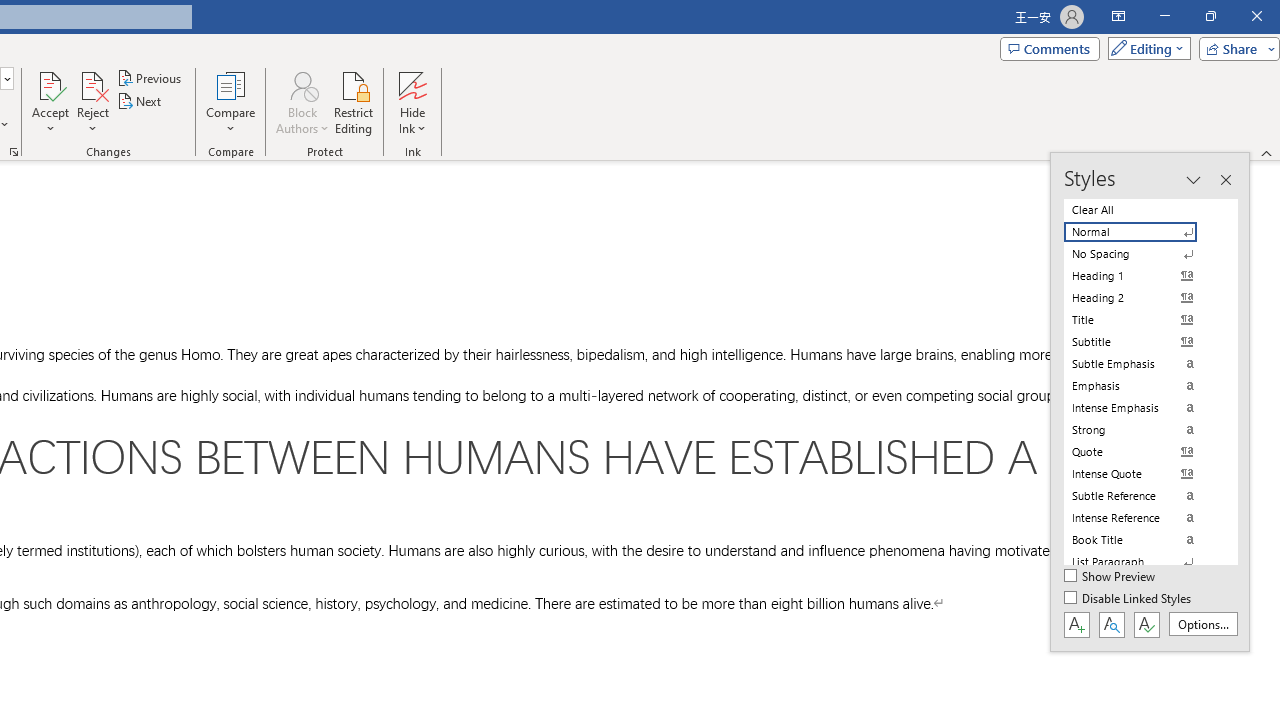  What do you see at coordinates (231, 103) in the screenshot?
I see `'Compare'` at bounding box center [231, 103].